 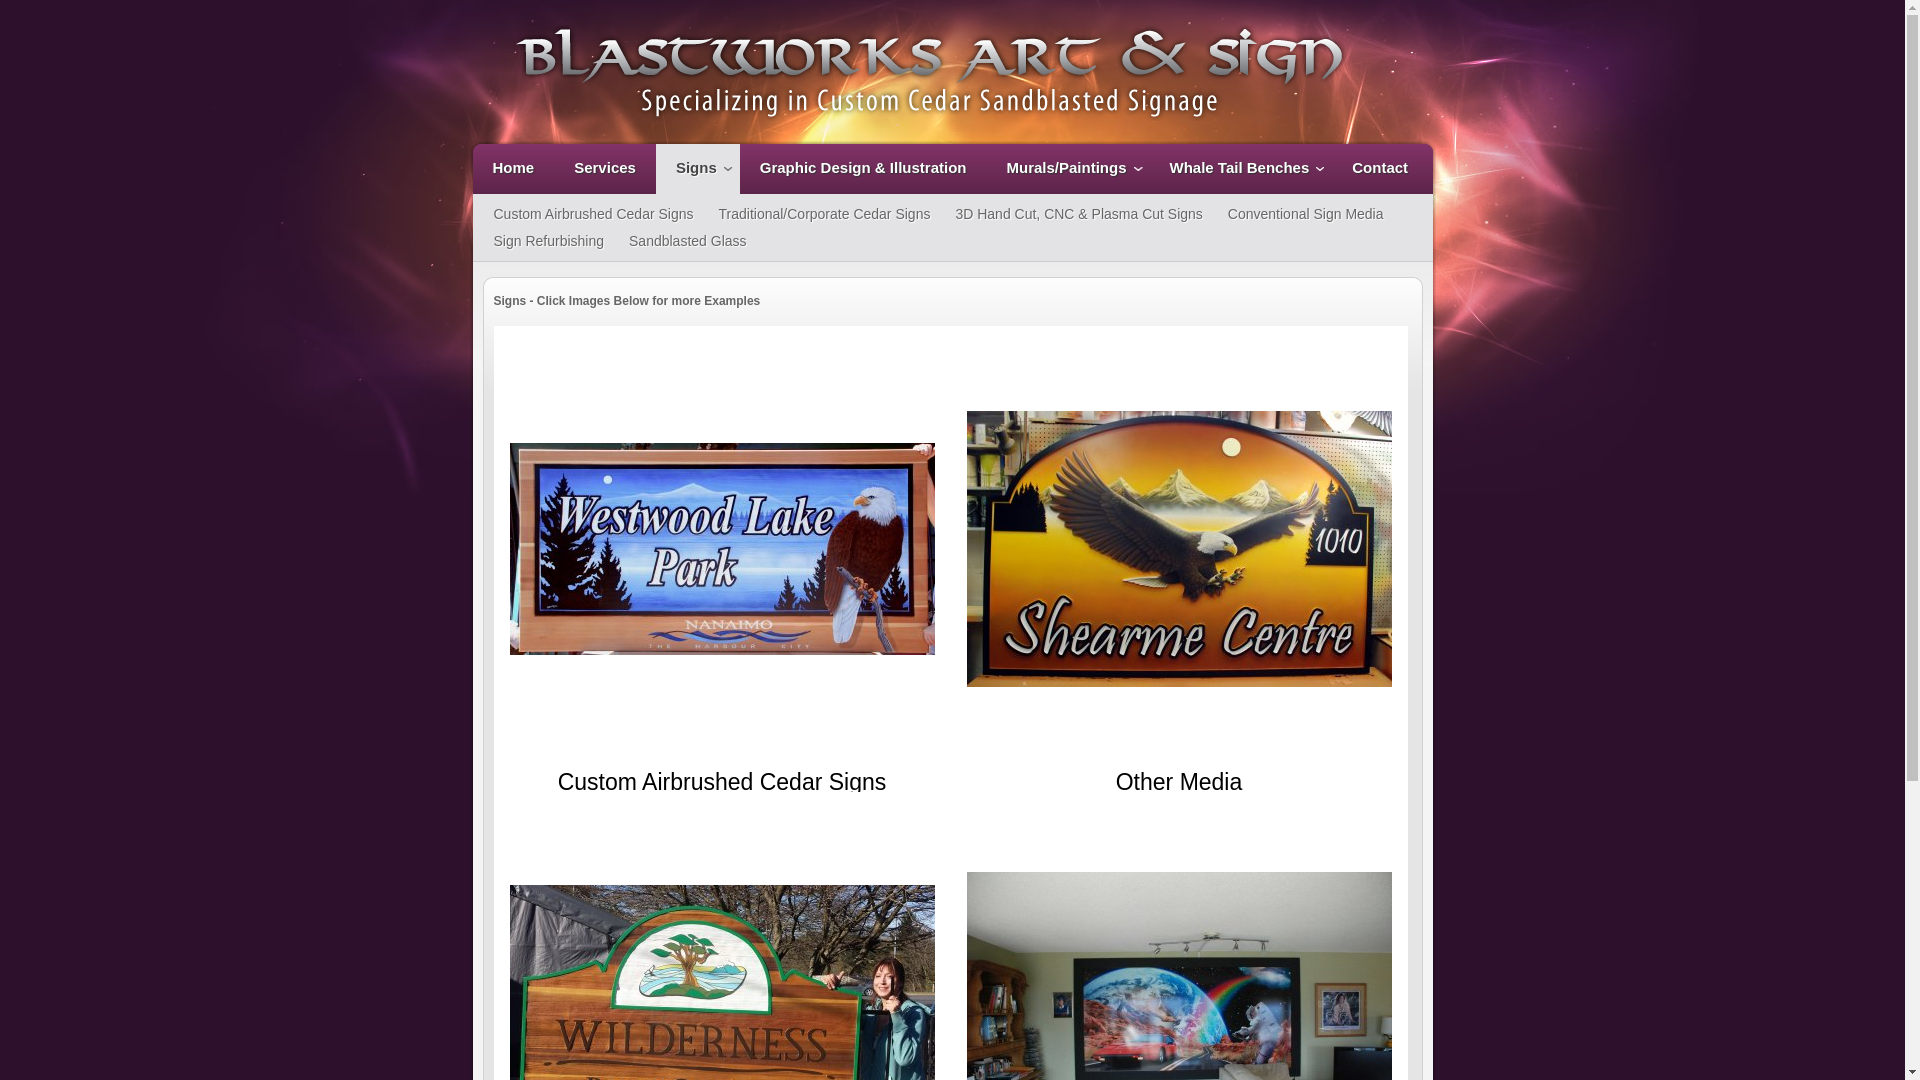 What do you see at coordinates (1331, 168) in the screenshot?
I see `'Contact'` at bounding box center [1331, 168].